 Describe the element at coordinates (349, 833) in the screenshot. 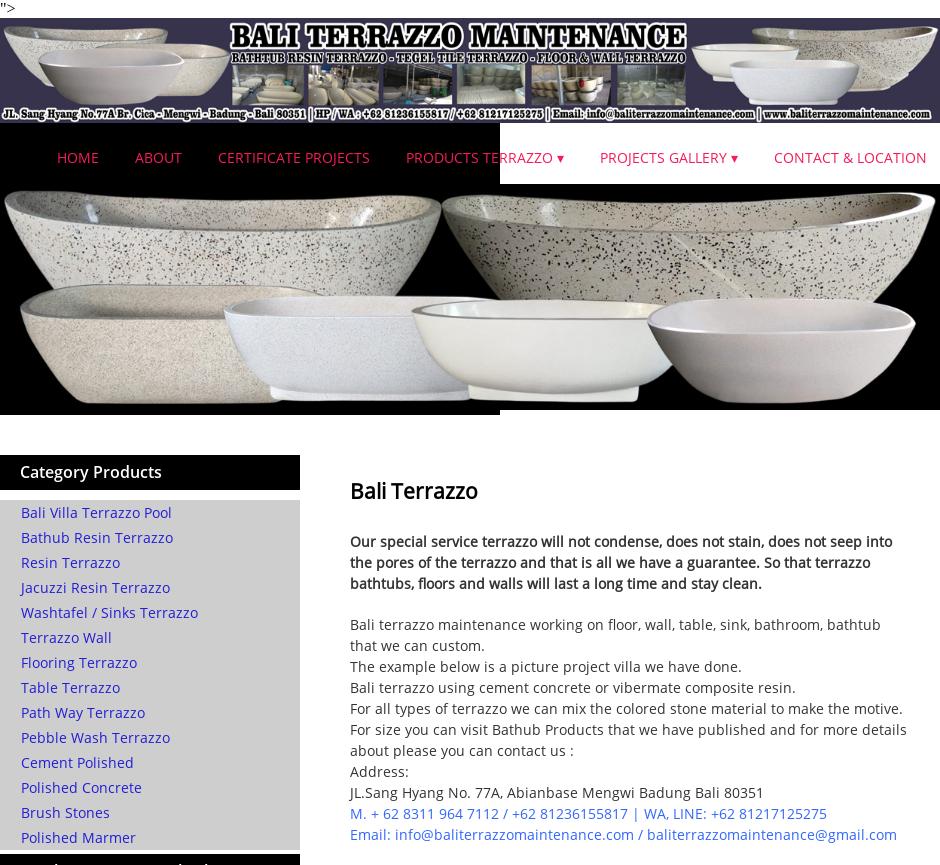

I see `'Email: info@baliterrazzomaintenance.com / baliterrazzomaintenance@gmail.com'` at that location.